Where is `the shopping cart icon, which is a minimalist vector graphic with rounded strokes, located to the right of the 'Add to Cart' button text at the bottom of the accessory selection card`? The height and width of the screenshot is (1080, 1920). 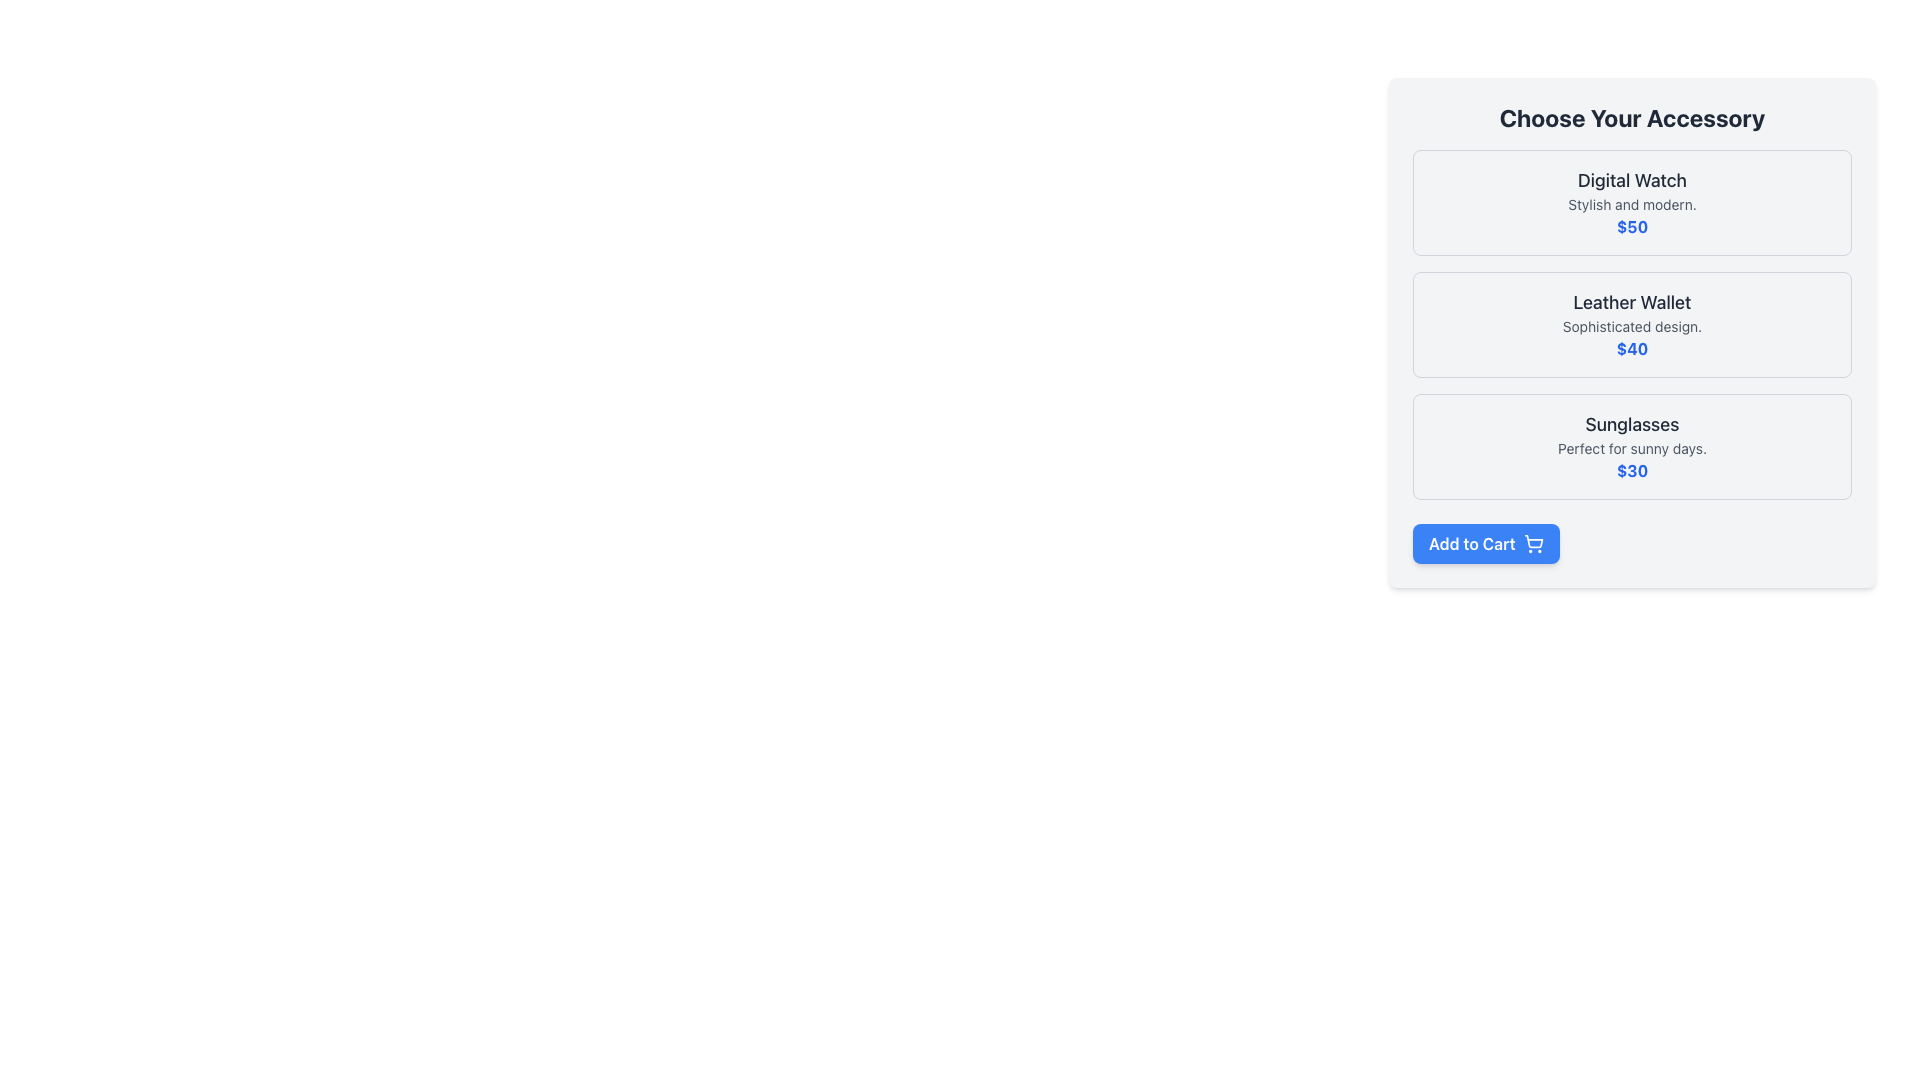
the shopping cart icon, which is a minimalist vector graphic with rounded strokes, located to the right of the 'Add to Cart' button text at the bottom of the accessory selection card is located at coordinates (1532, 543).